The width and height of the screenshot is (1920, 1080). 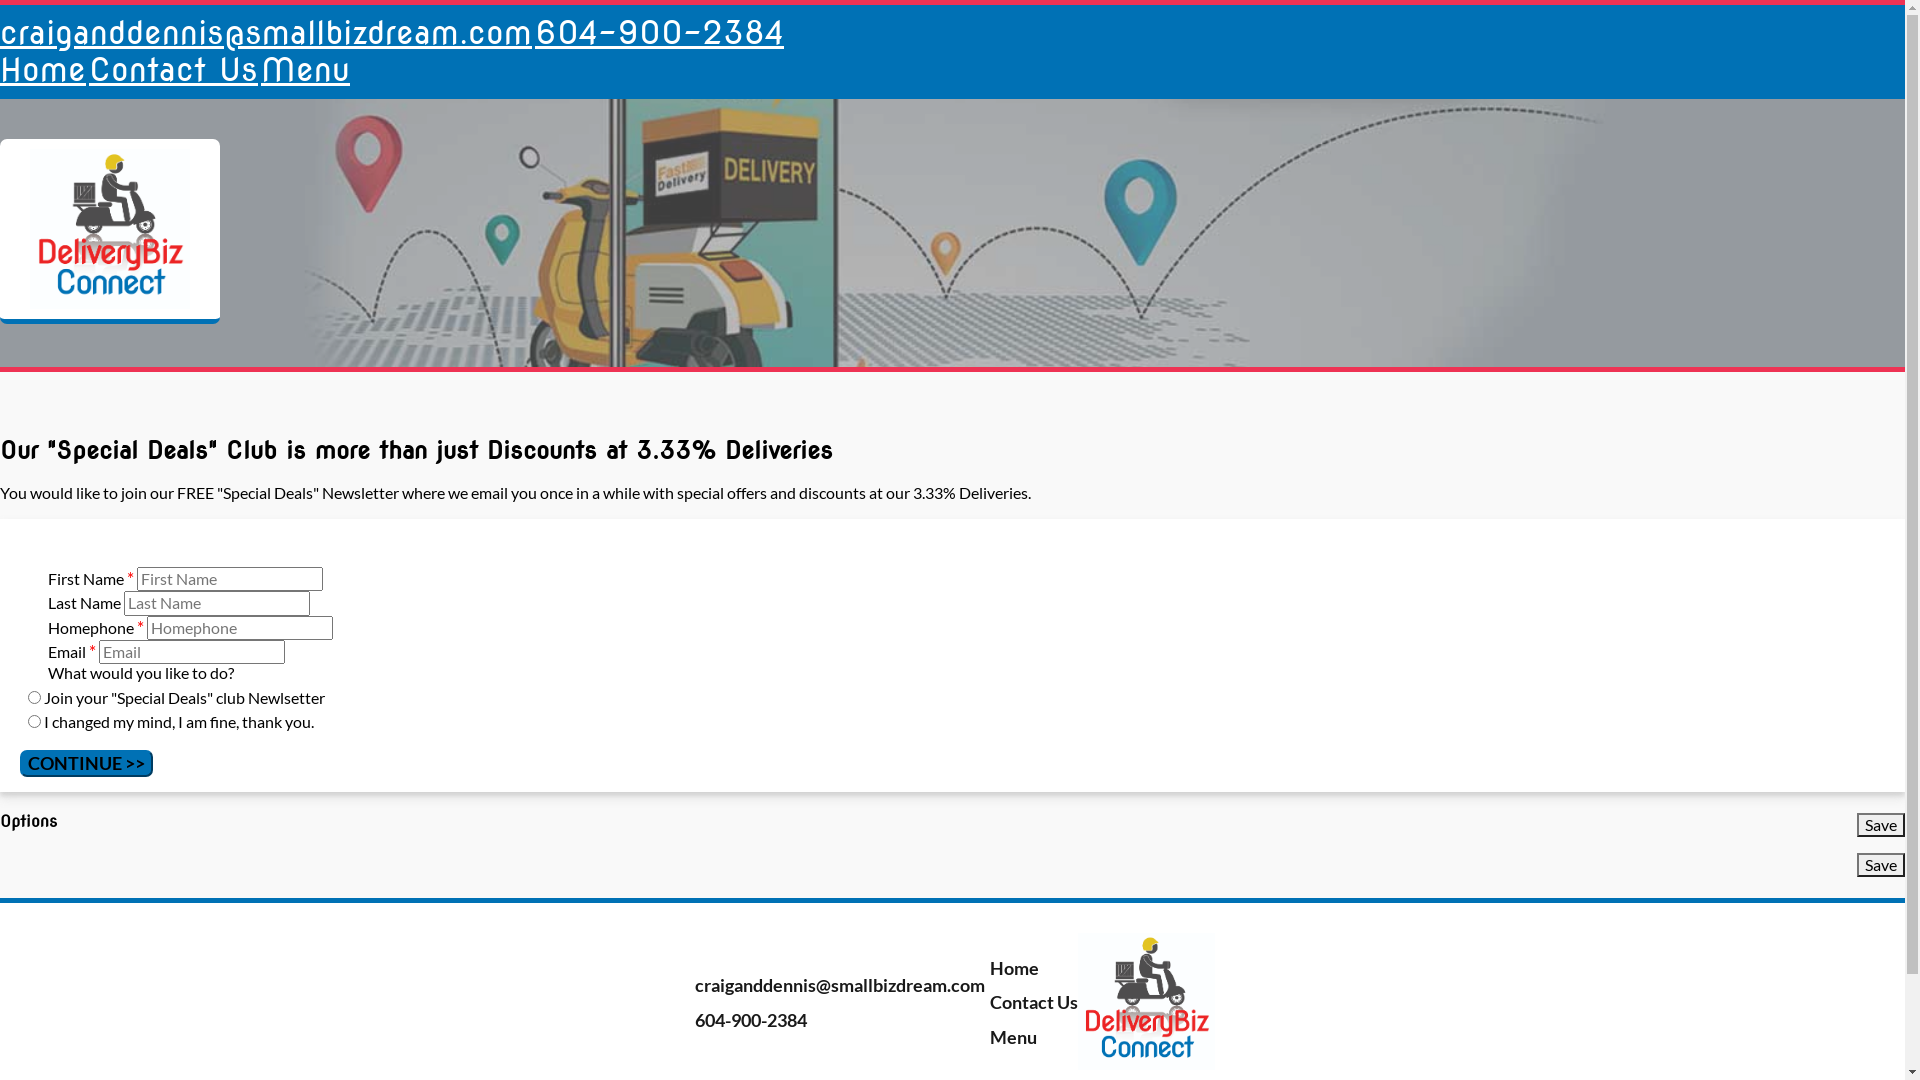 What do you see at coordinates (1031, 1002) in the screenshot?
I see `'Contact Us'` at bounding box center [1031, 1002].